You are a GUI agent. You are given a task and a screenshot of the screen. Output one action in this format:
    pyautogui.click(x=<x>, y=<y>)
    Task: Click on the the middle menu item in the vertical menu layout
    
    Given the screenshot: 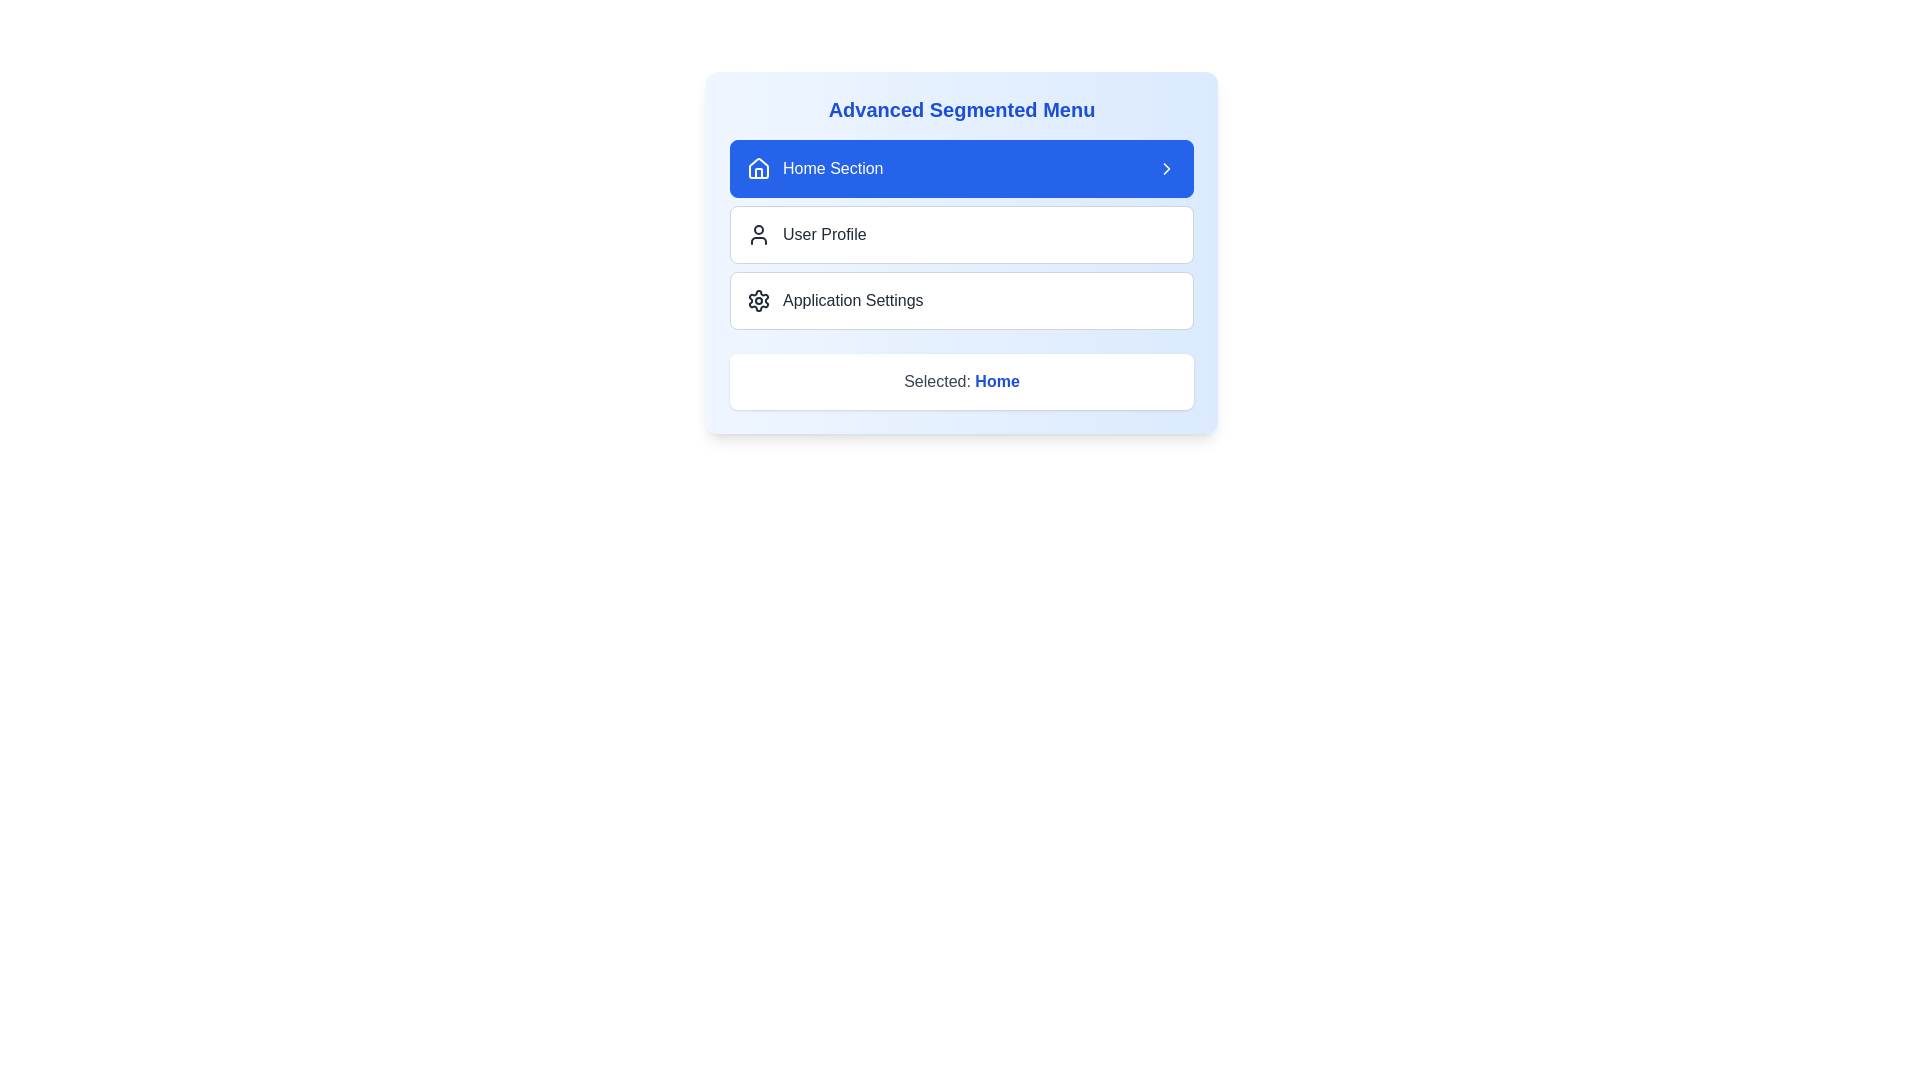 What is the action you would take?
    pyautogui.click(x=961, y=234)
    